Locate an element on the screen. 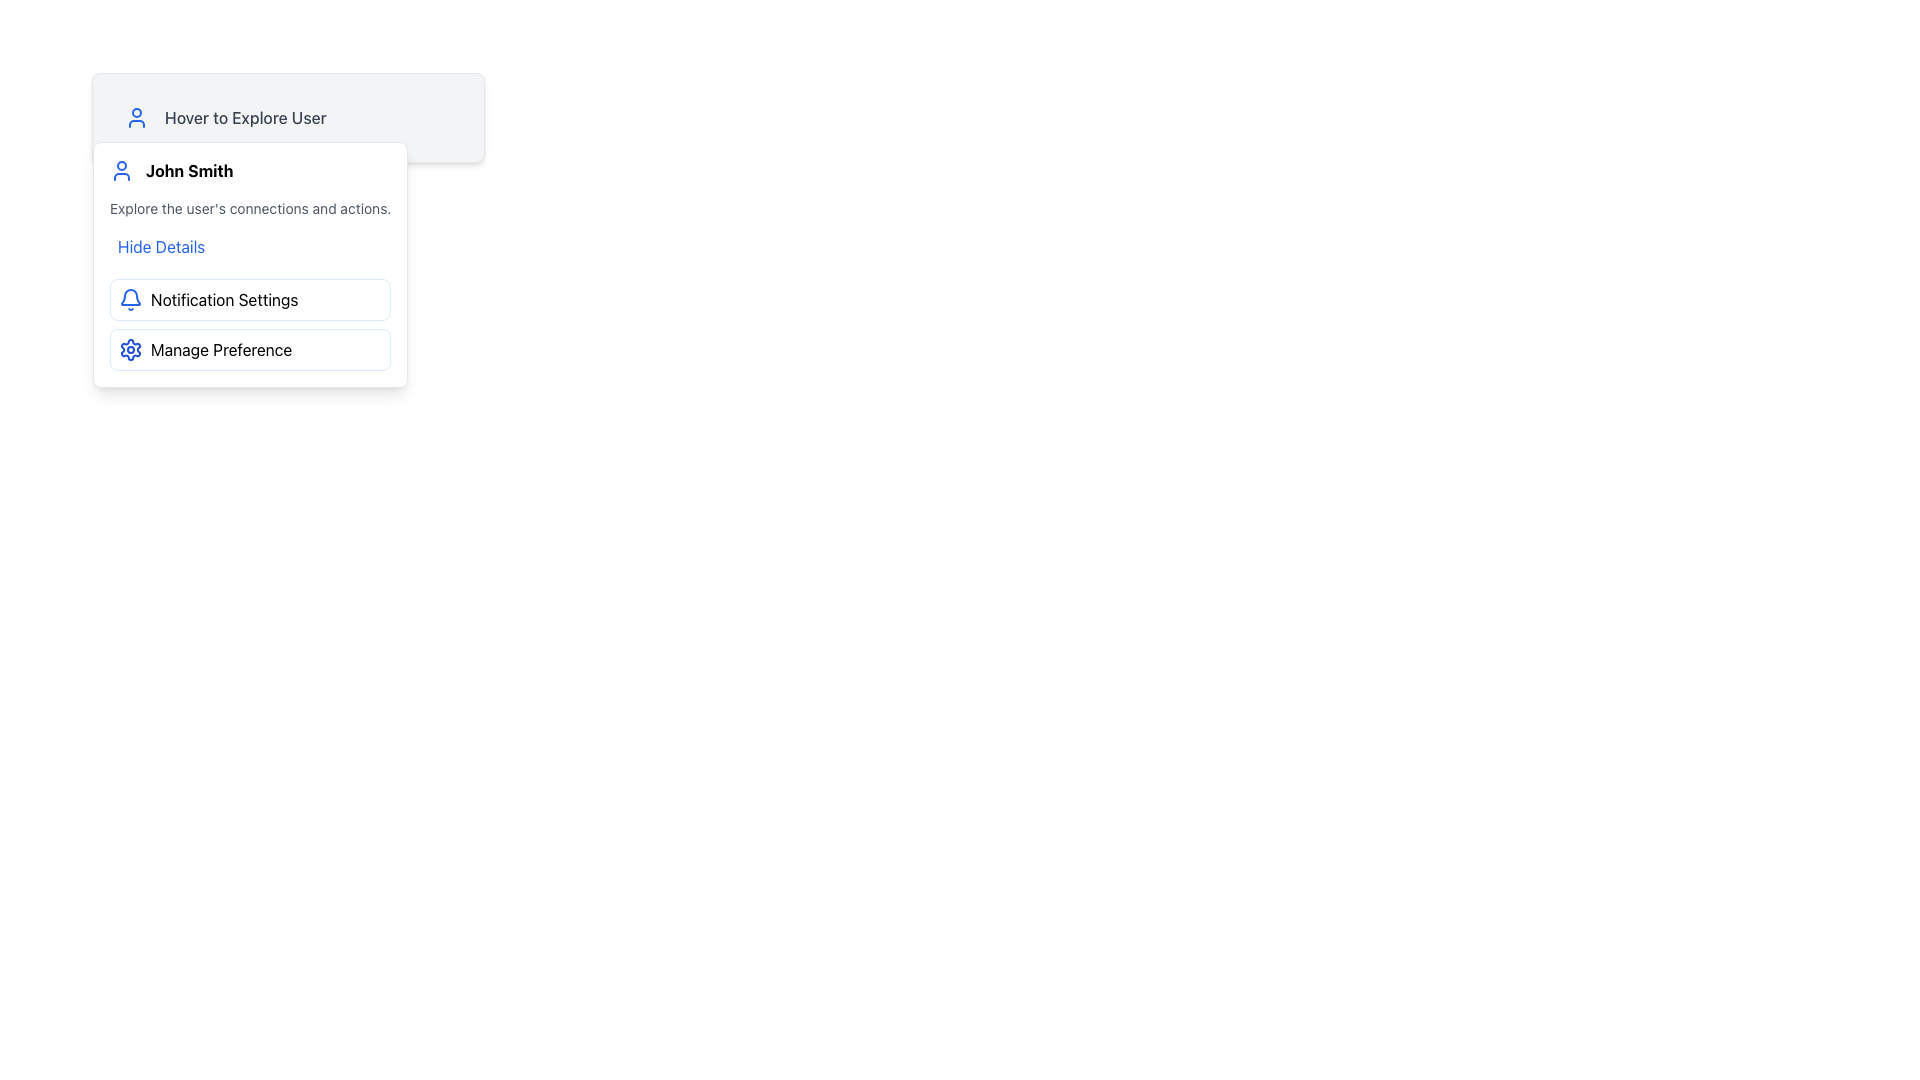  the 'Manage Preference' button, which is a horizontally-aligned button with a blue gear icon and white background, located directly below the 'Notification Settings' button in the dropdown menu is located at coordinates (249, 349).